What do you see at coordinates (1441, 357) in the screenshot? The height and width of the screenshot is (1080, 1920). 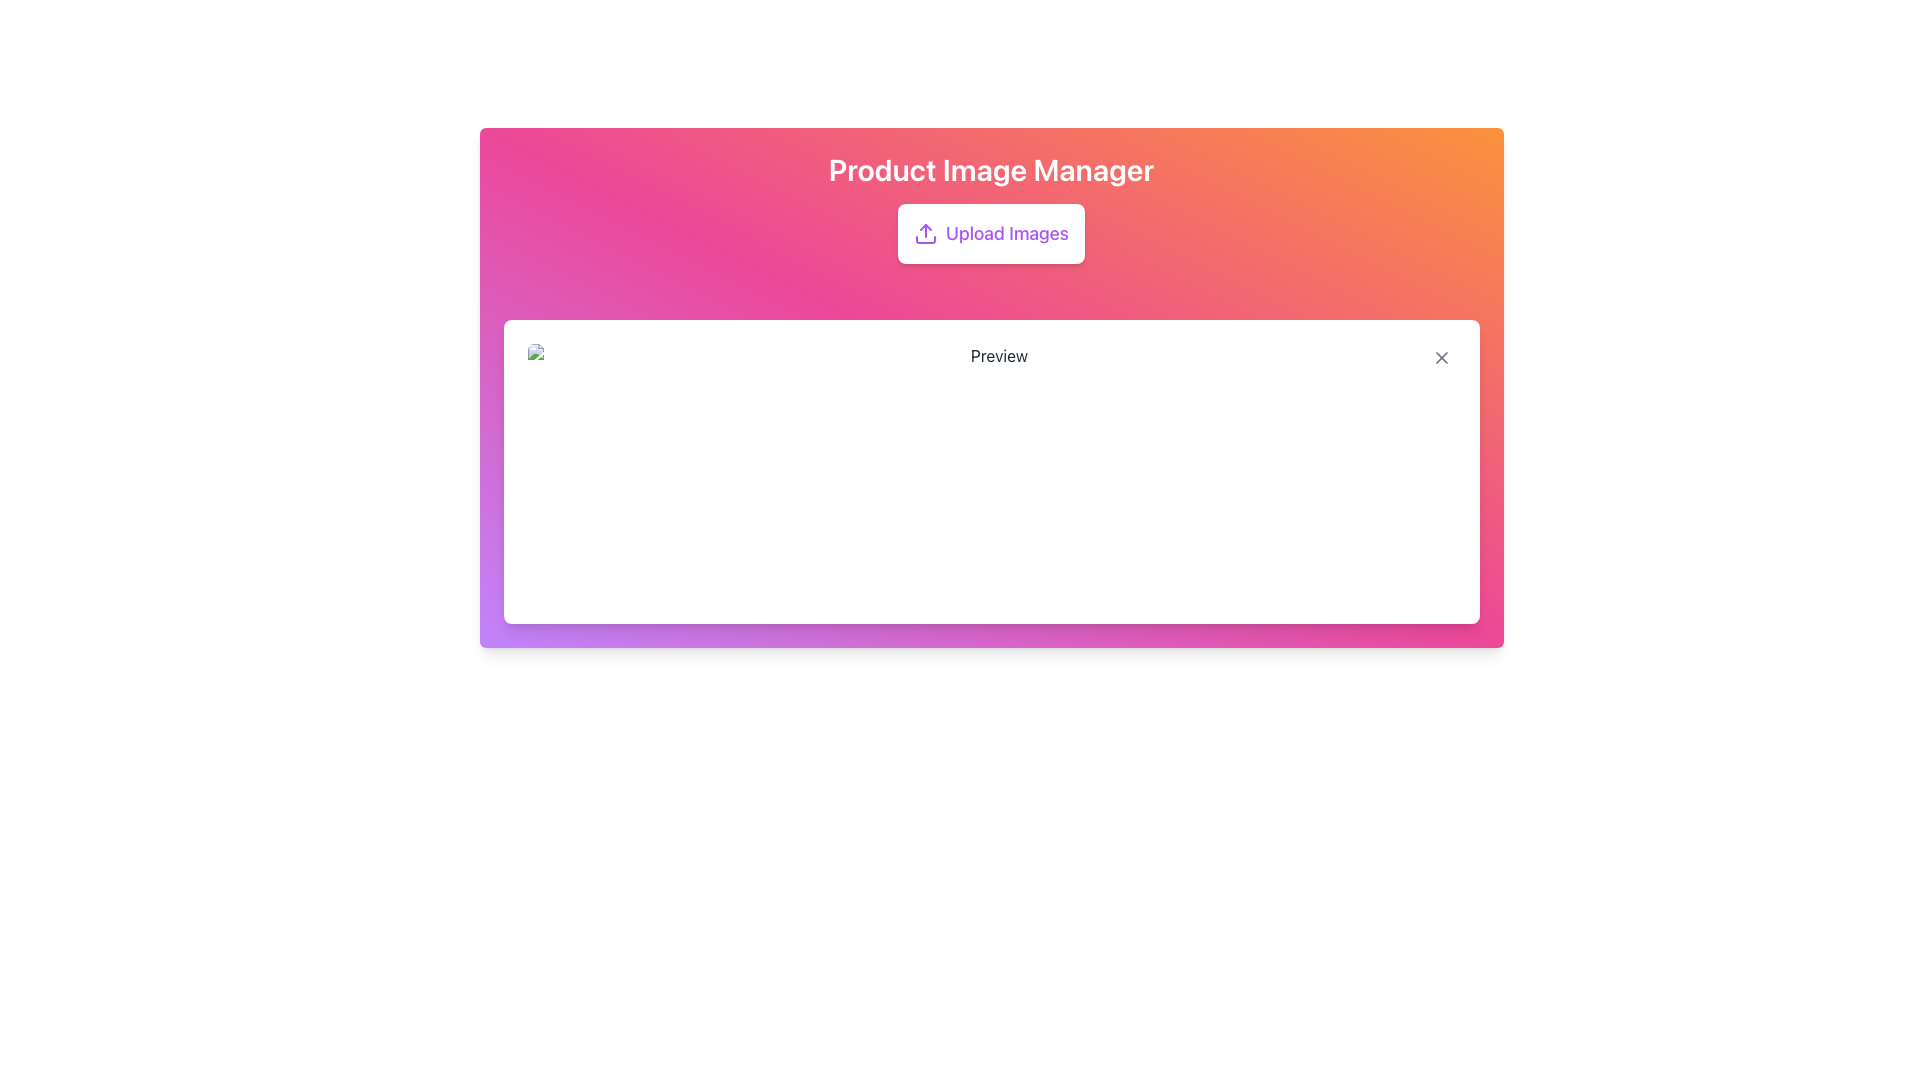 I see `the close icon, which is a minimalistic 'X' created with two diagonal lines, located in the top-right corner of the preview box` at bounding box center [1441, 357].